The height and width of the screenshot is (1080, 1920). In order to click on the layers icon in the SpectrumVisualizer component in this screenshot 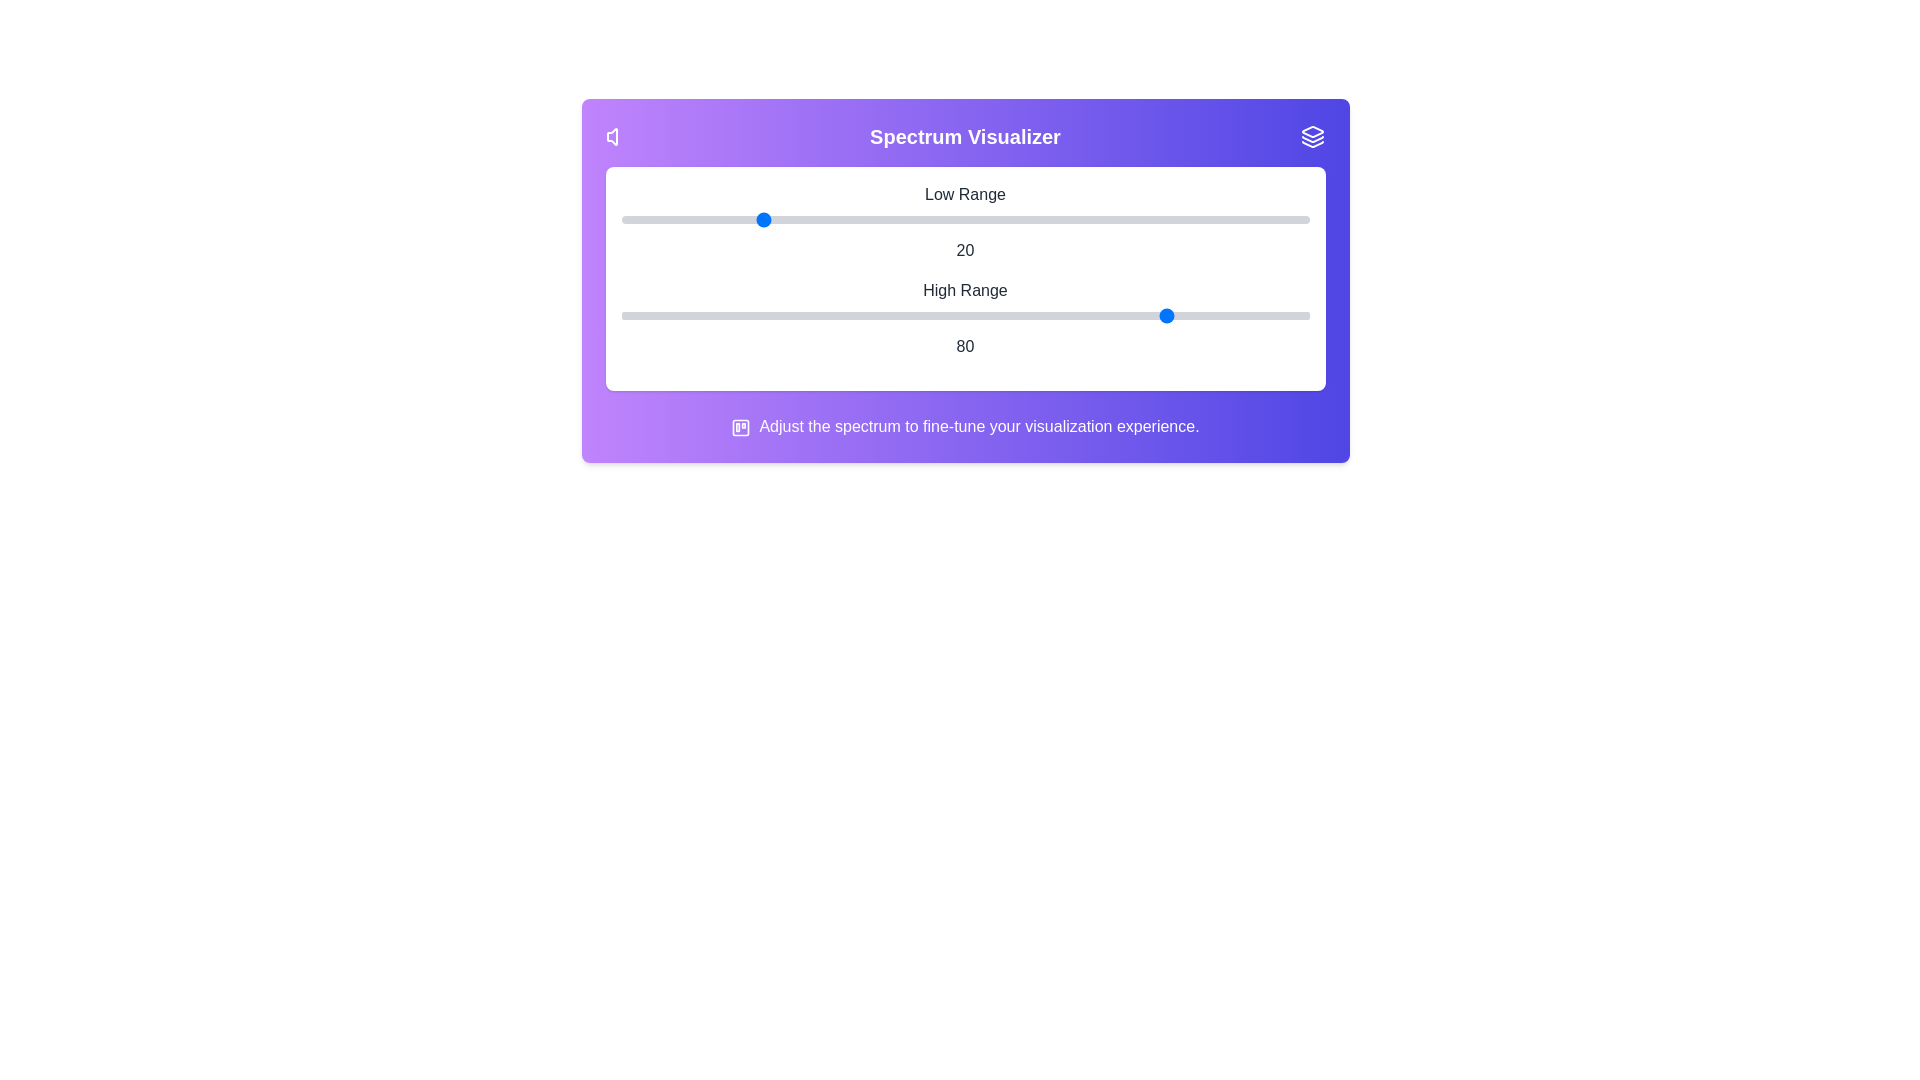, I will do `click(1313, 136)`.